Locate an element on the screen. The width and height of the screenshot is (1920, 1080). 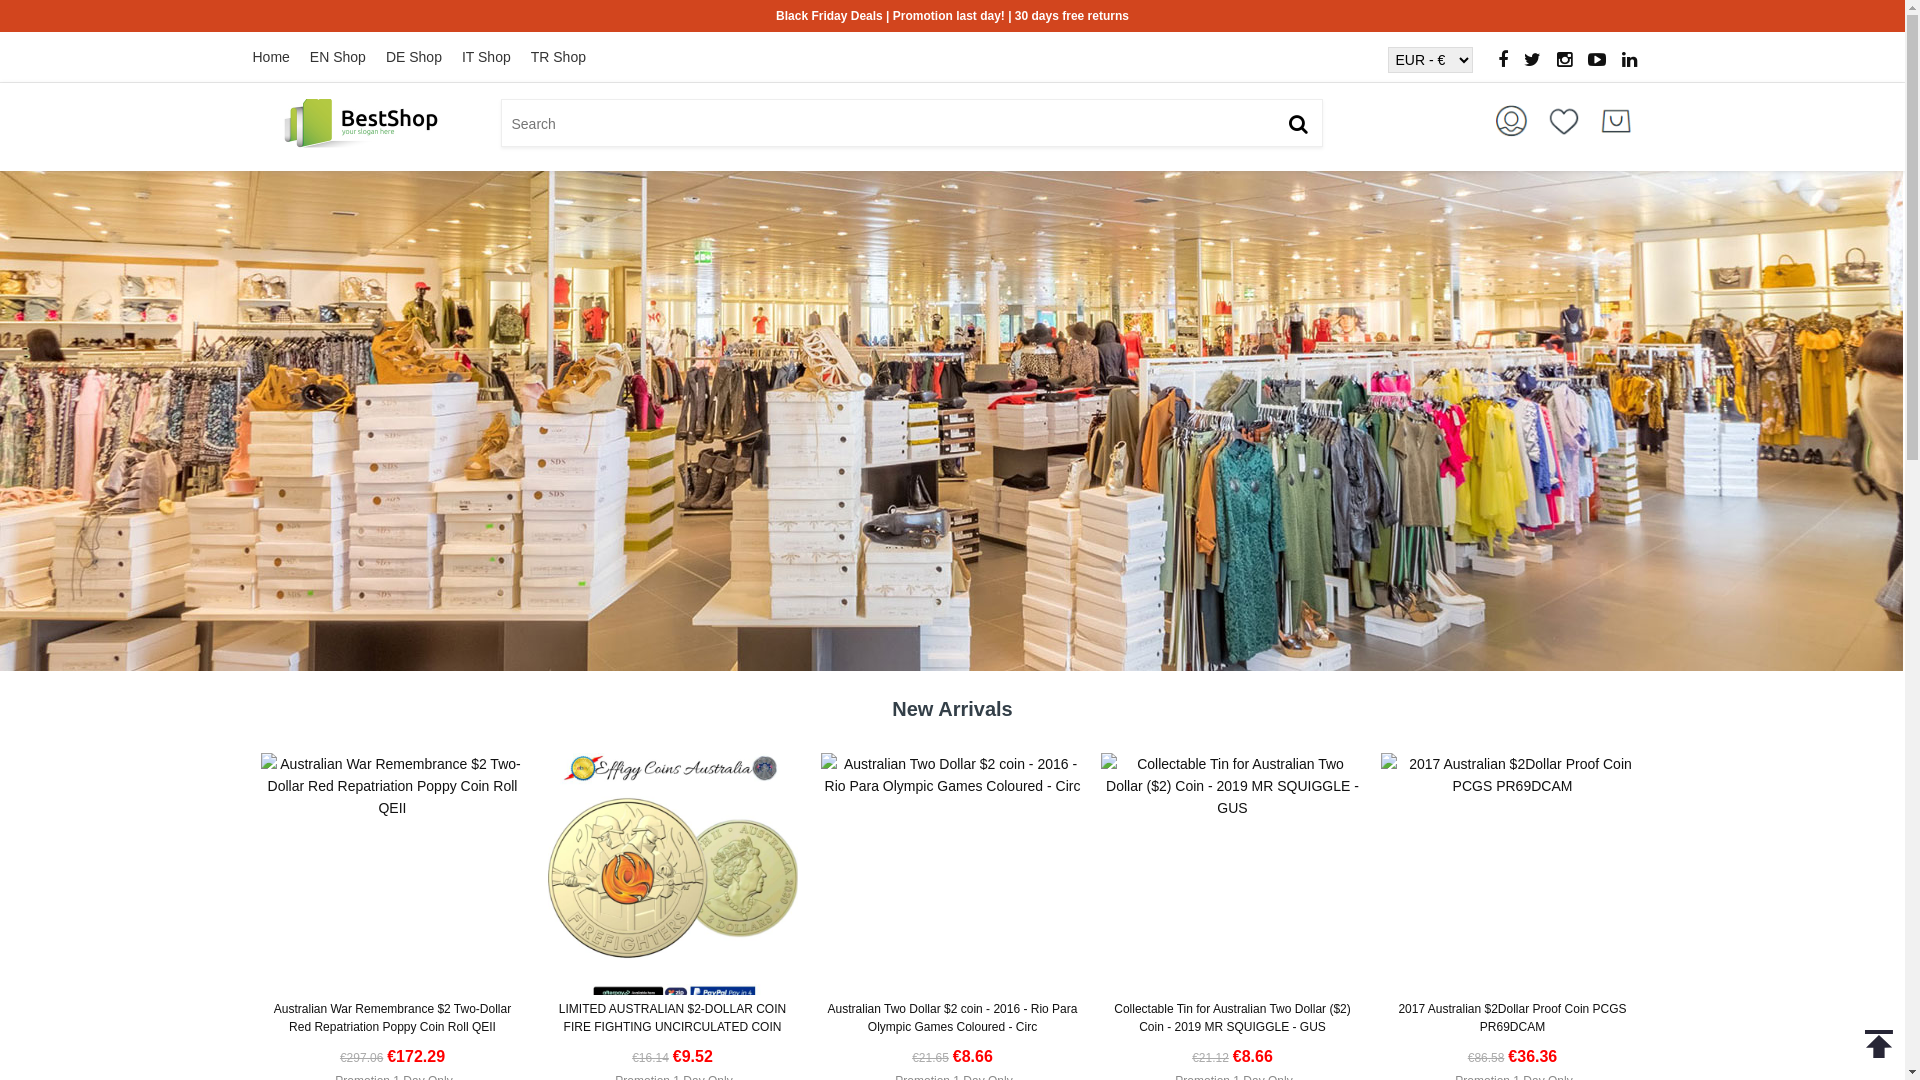
'youtube' is located at coordinates (1596, 60).